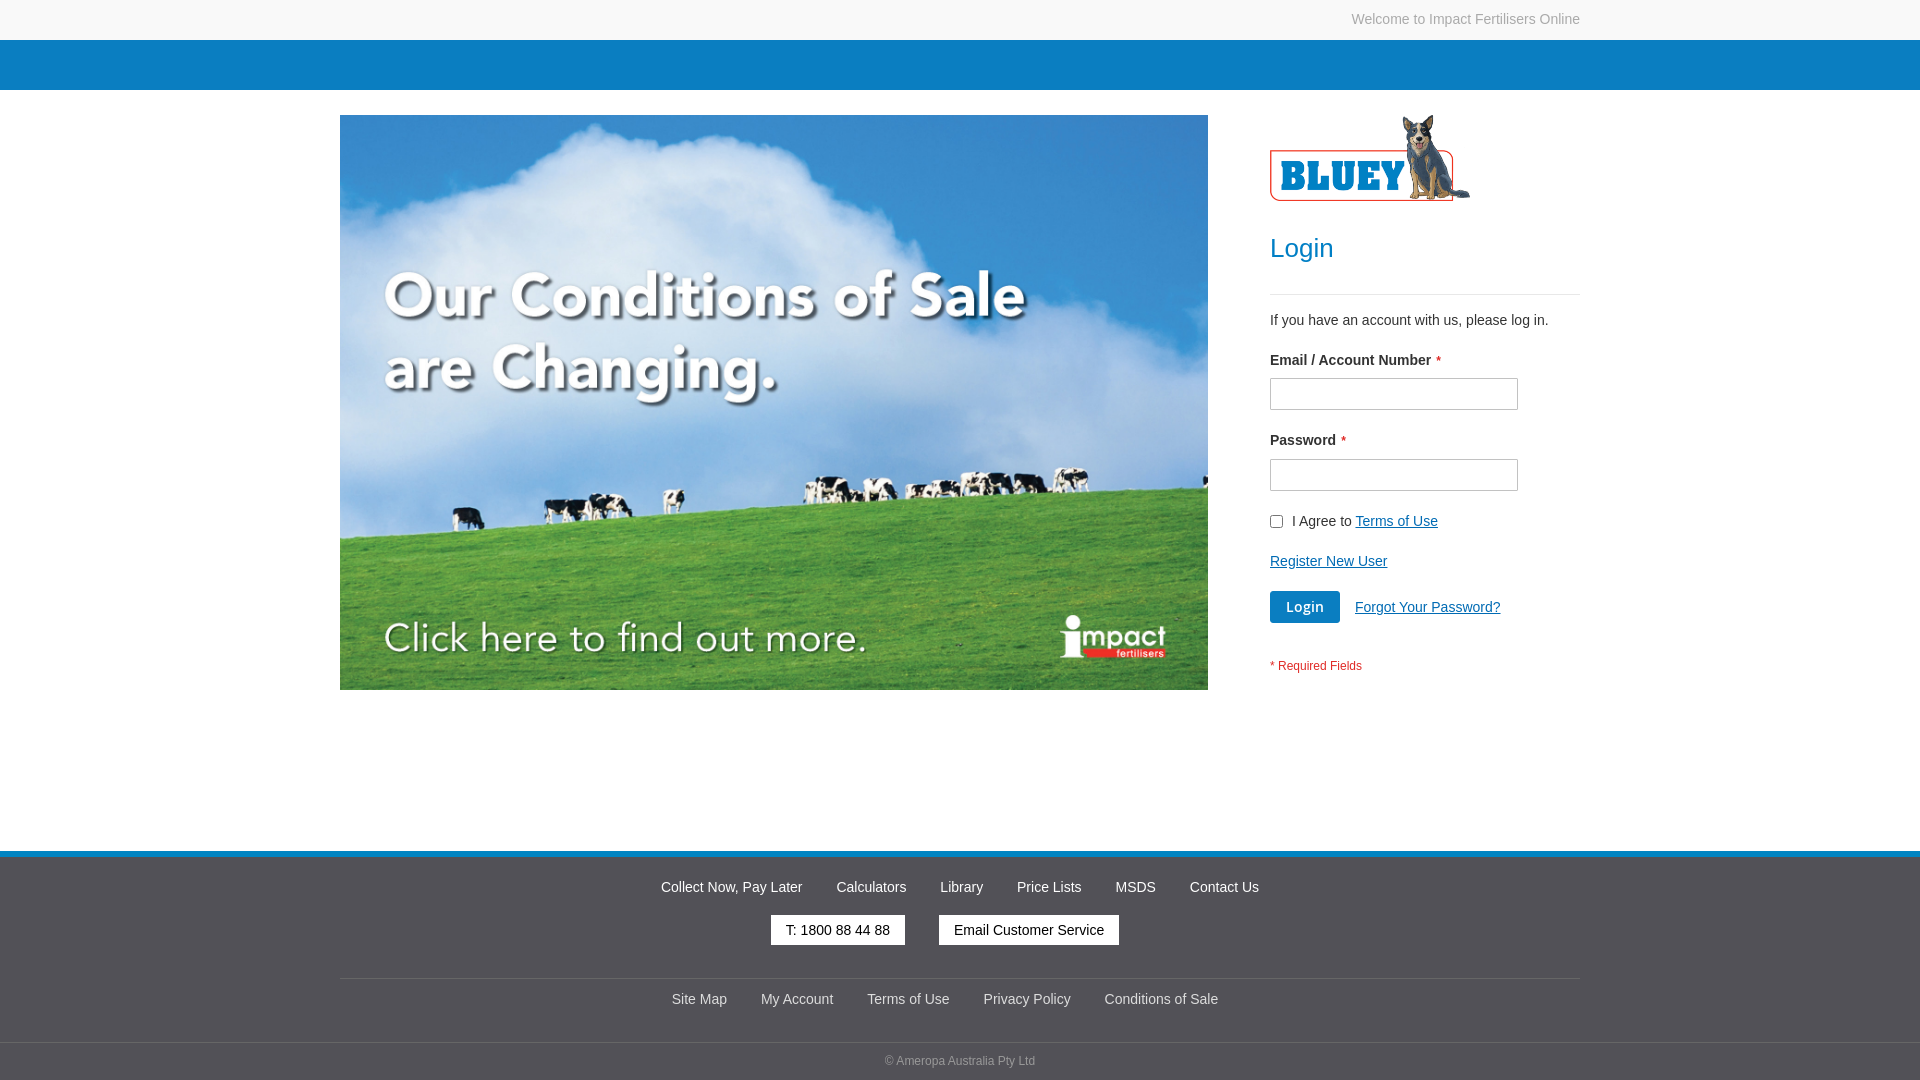 The width and height of the screenshot is (1920, 1080). Describe the element at coordinates (1354, 519) in the screenshot. I see `'Terms of Use'` at that location.